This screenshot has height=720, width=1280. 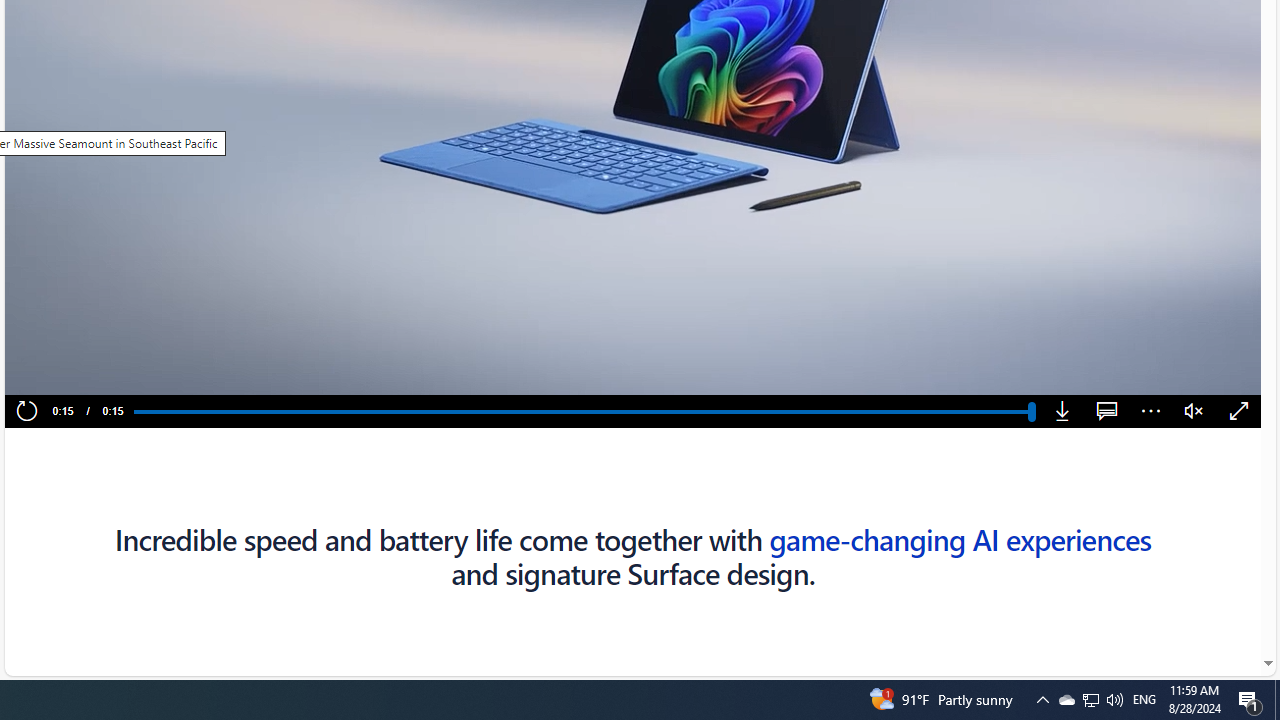 What do you see at coordinates (1106, 411) in the screenshot?
I see `'Captions'` at bounding box center [1106, 411].